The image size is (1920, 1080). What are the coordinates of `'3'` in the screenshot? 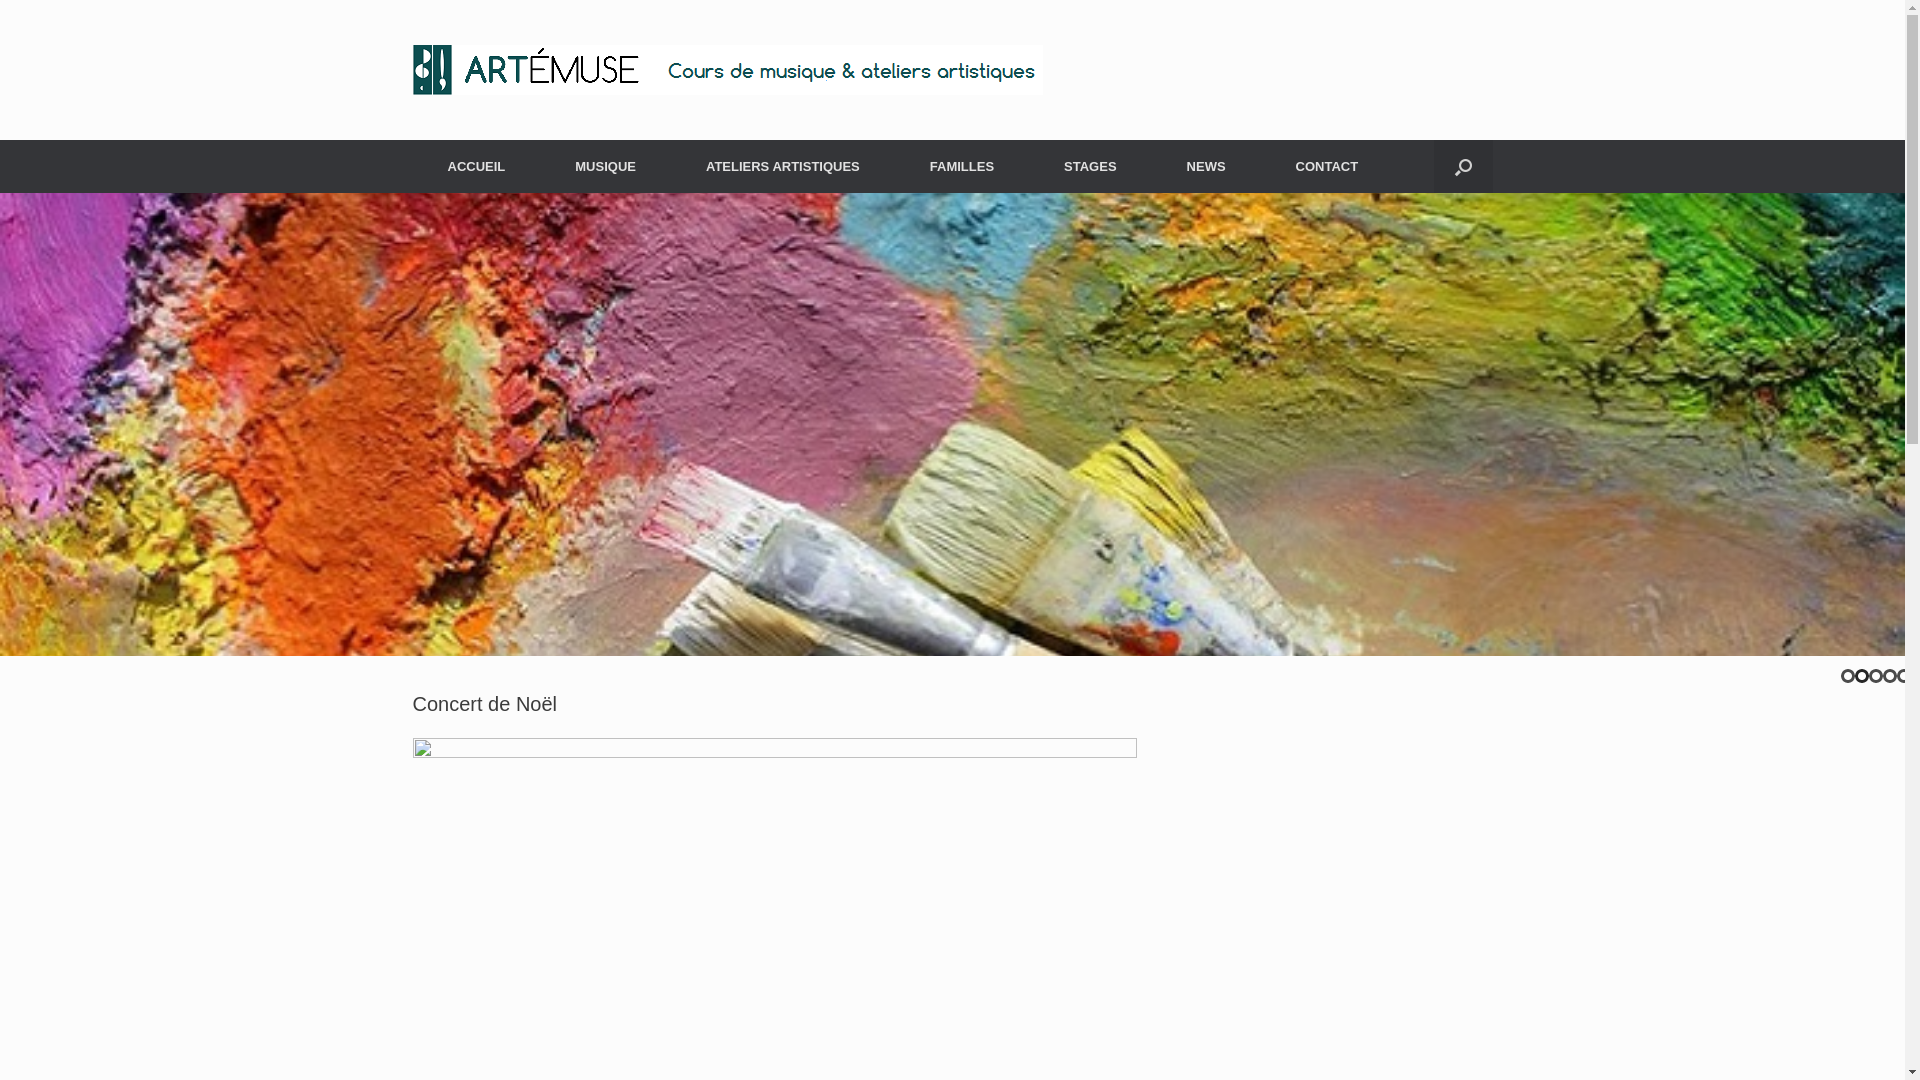 It's located at (1875, 675).